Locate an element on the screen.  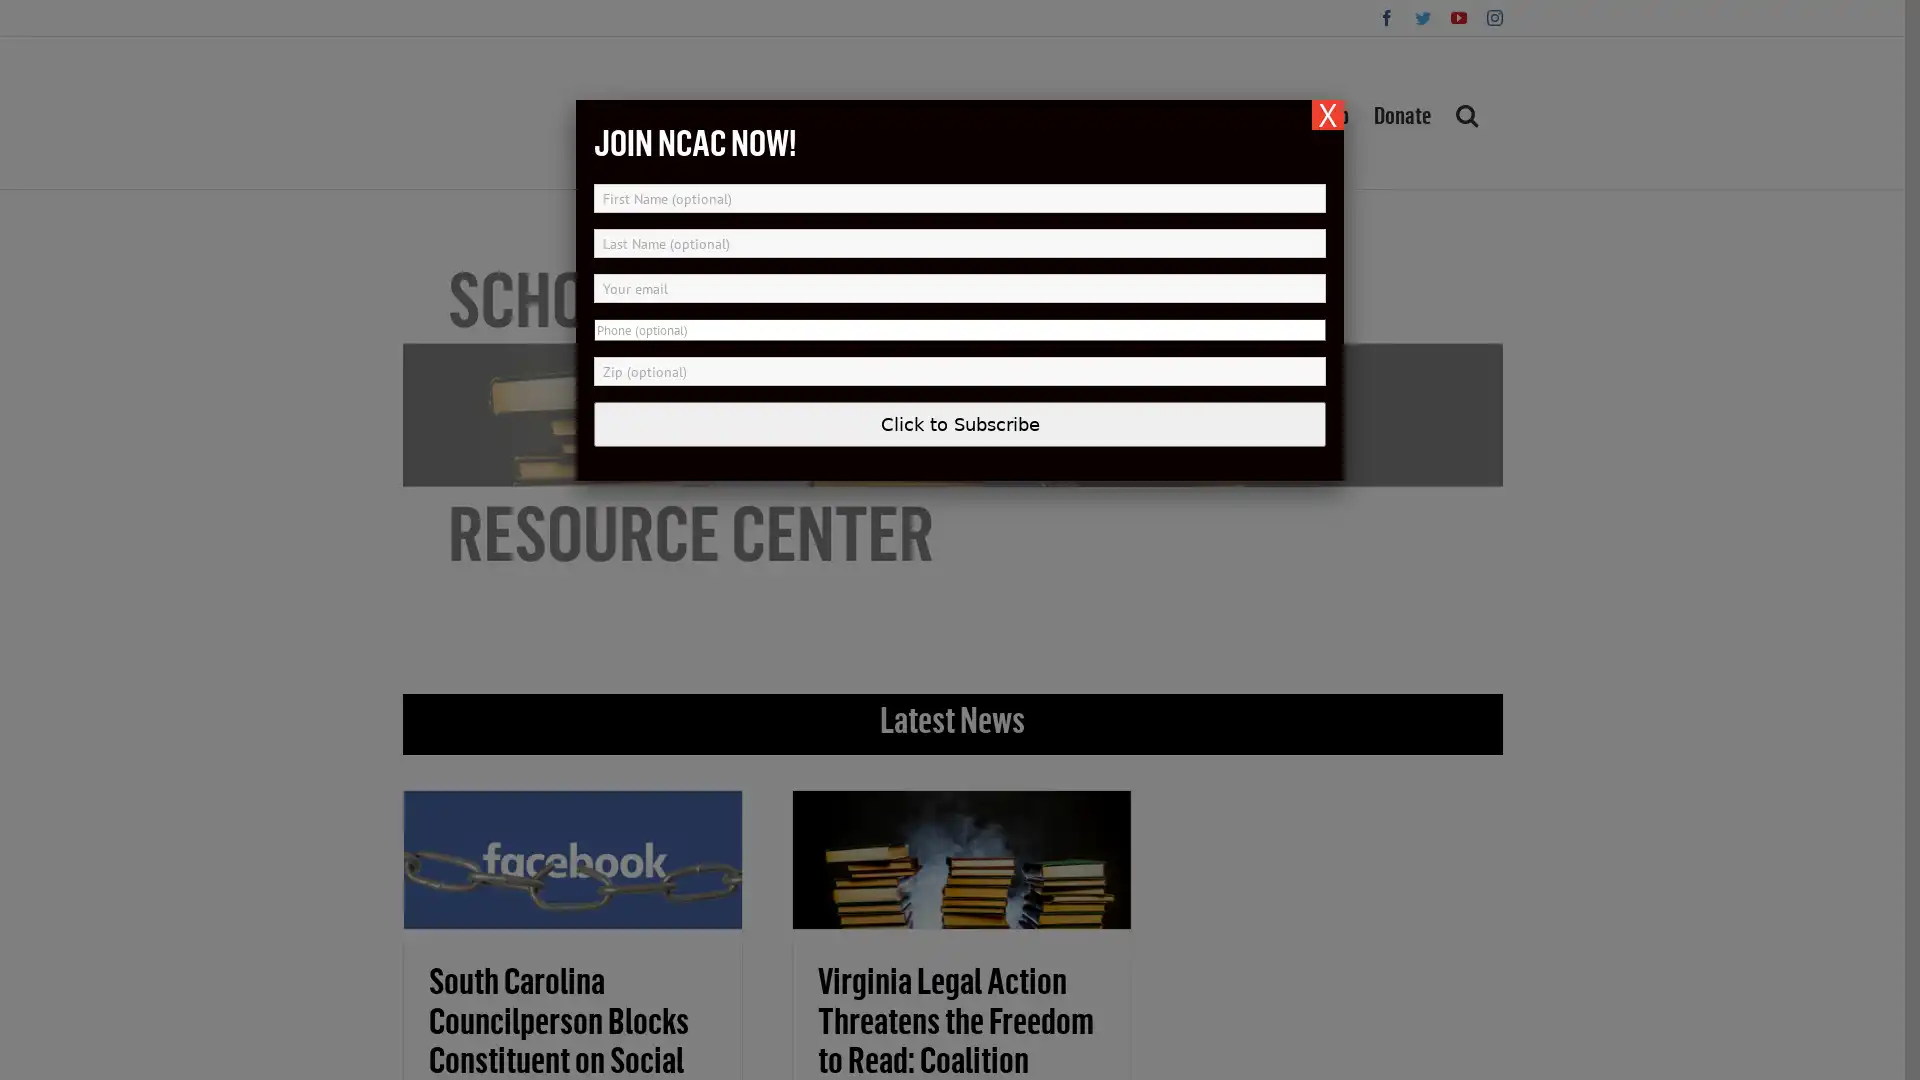
Search is located at coordinates (1465, 112).